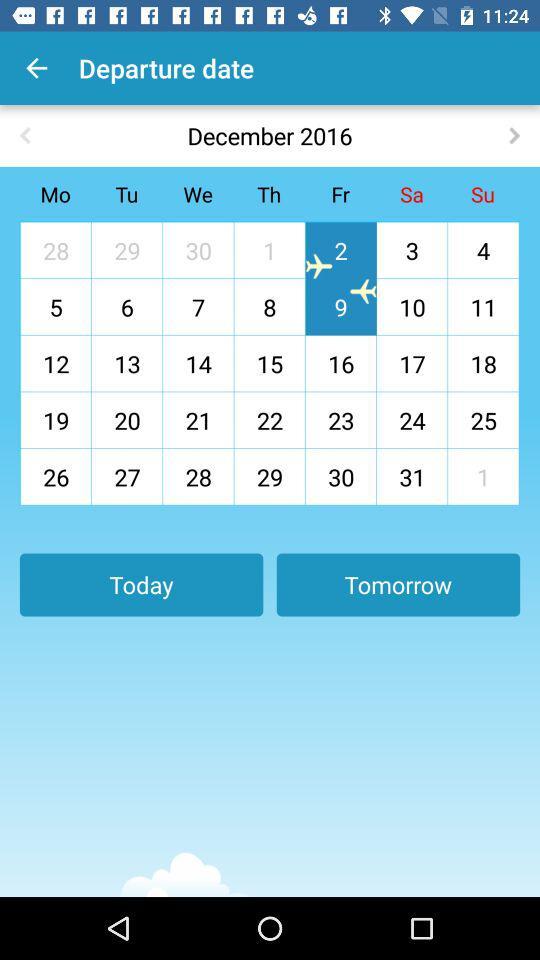 The image size is (540, 960). What do you see at coordinates (24, 134) in the screenshot?
I see `the arrow_backward icon` at bounding box center [24, 134].